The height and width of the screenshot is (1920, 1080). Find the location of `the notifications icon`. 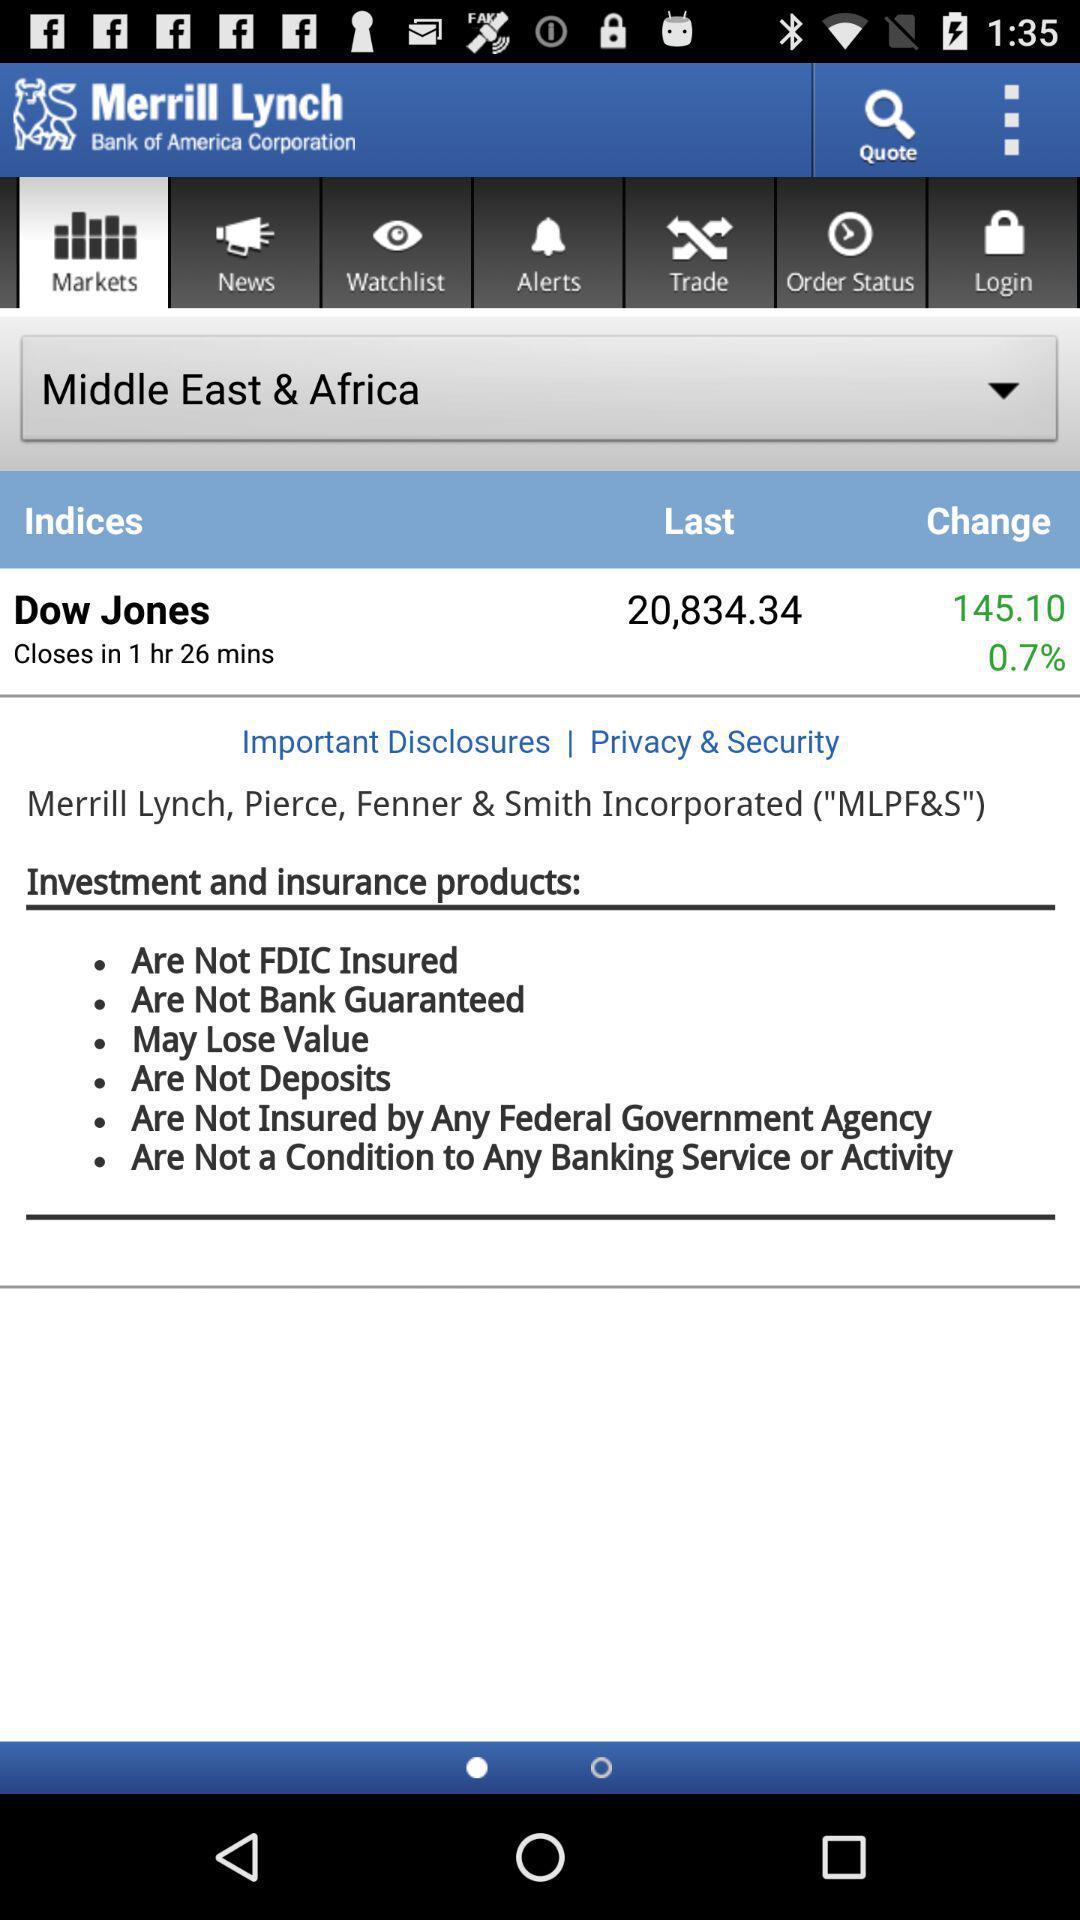

the notifications icon is located at coordinates (548, 258).